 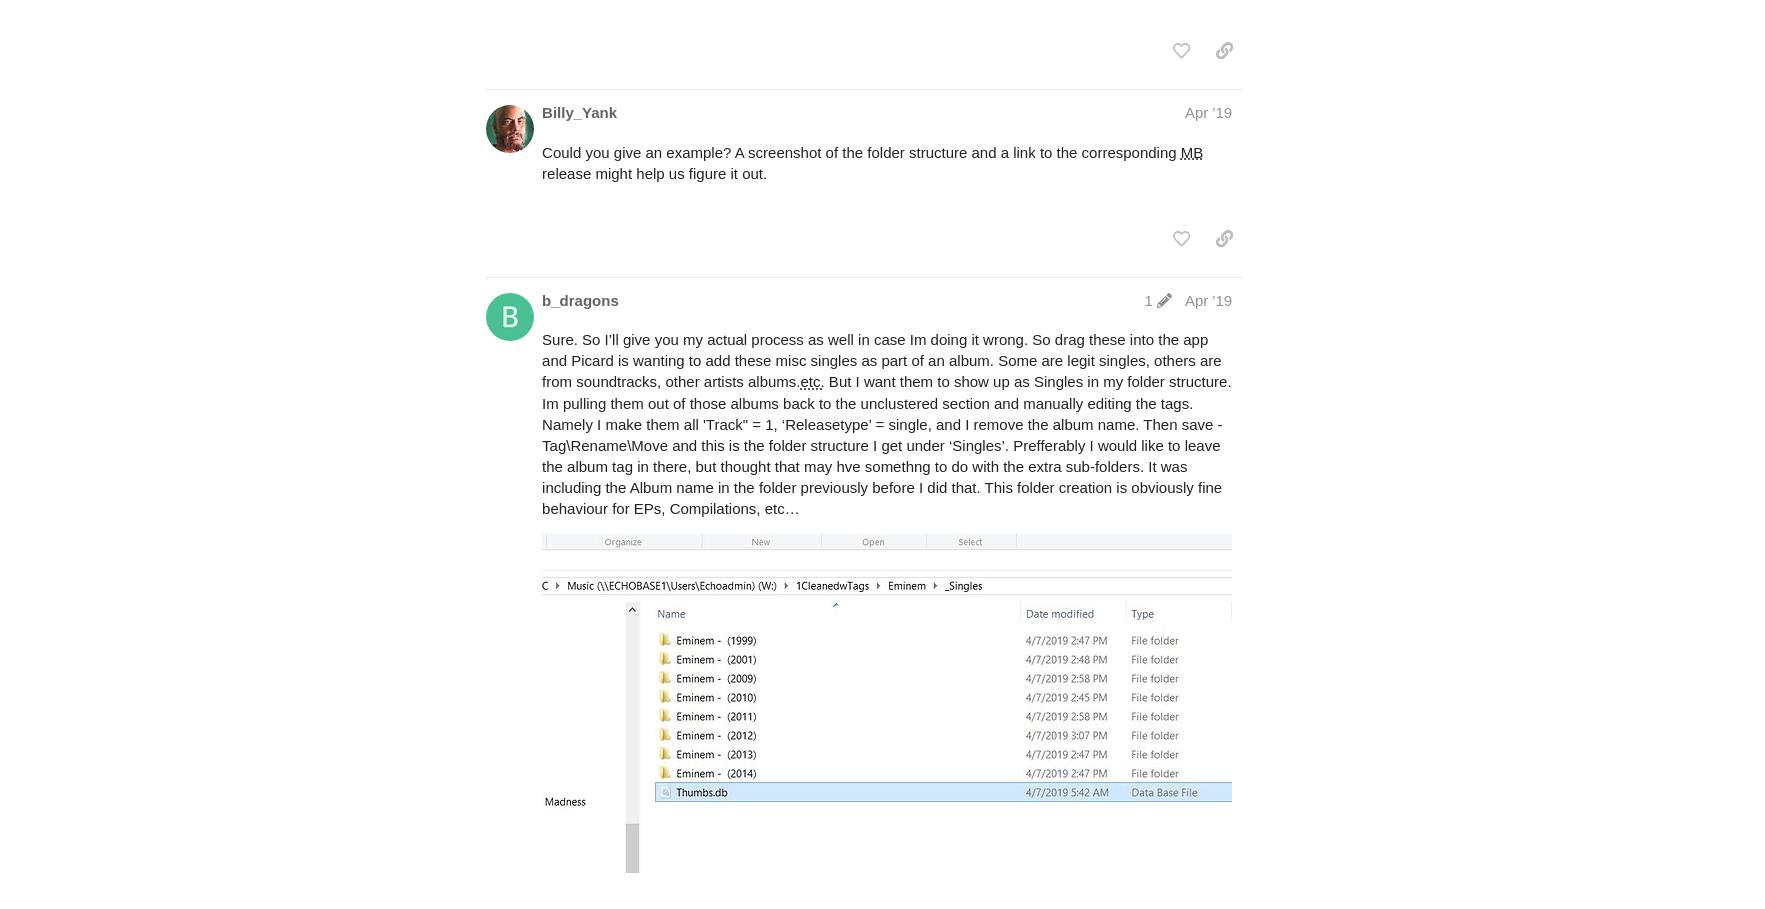 I want to click on 'Billy_Yank', so click(x=541, y=111).